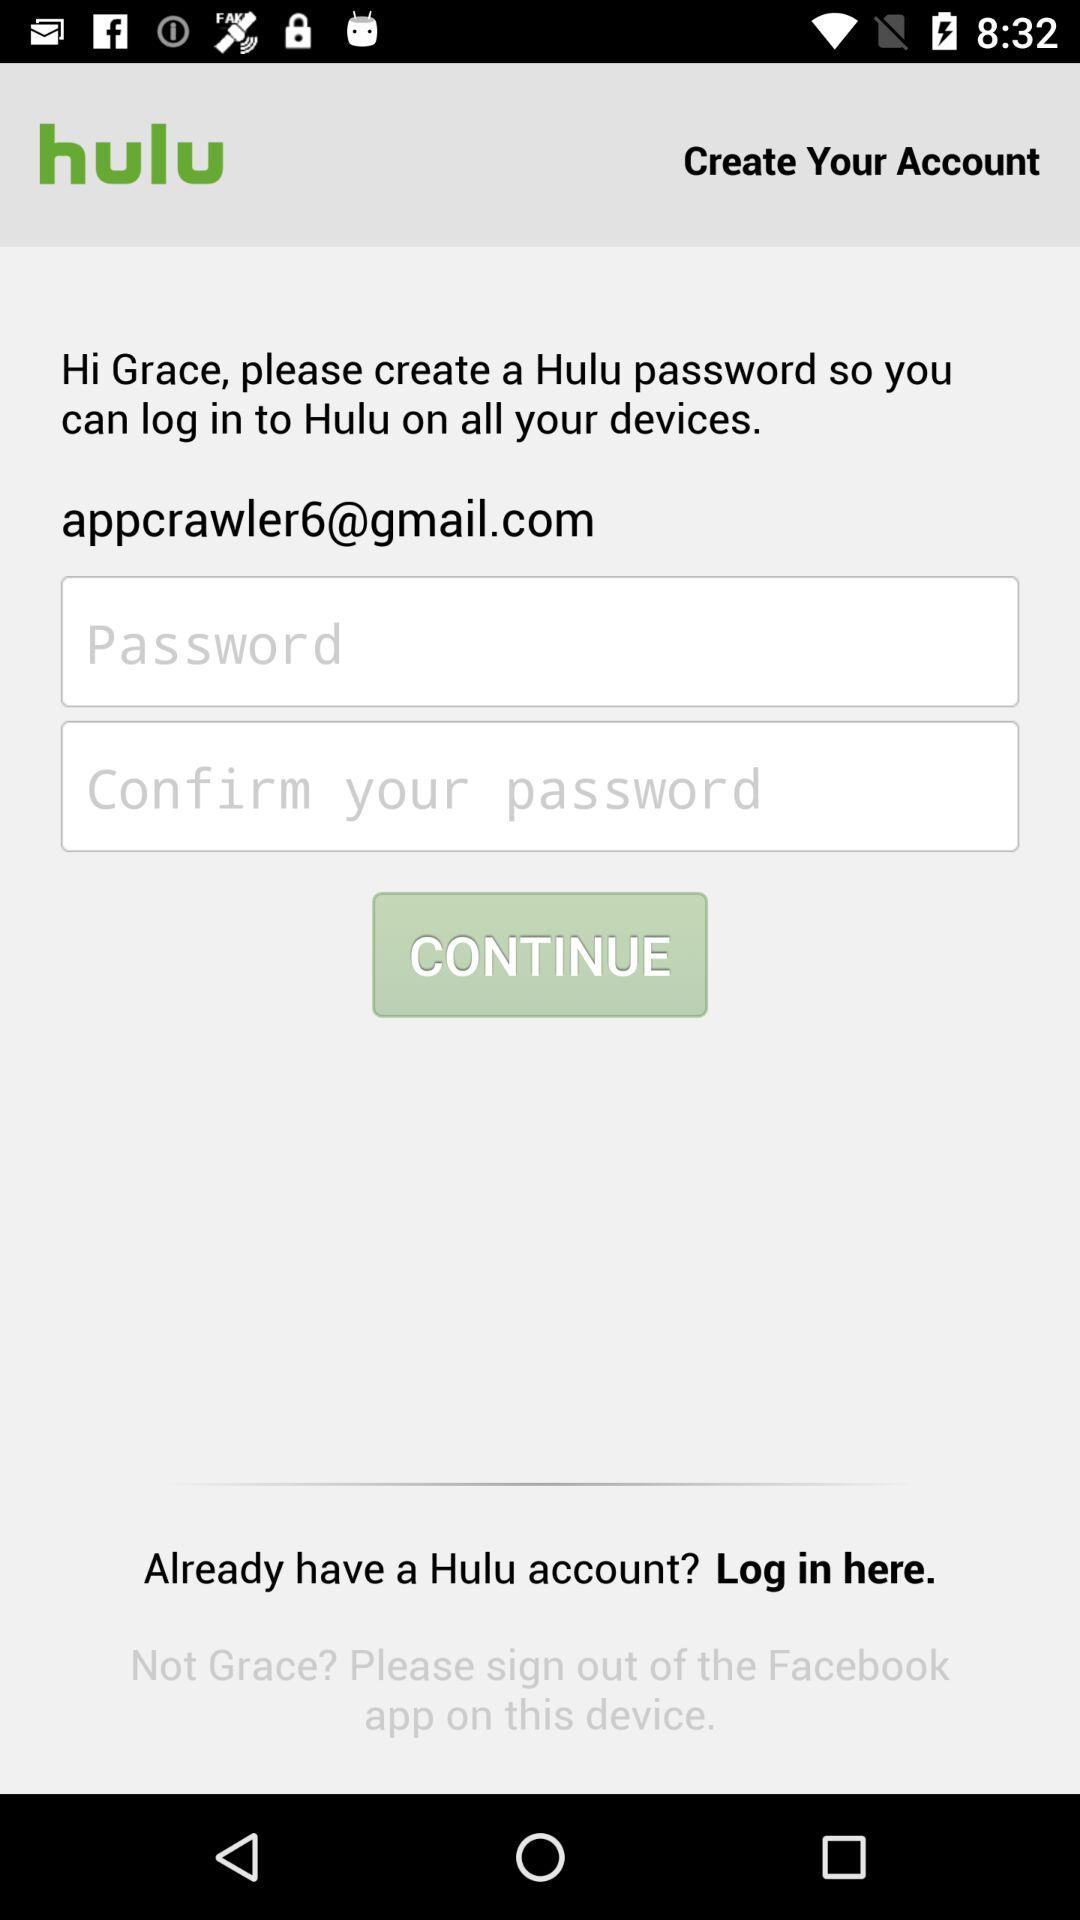 The height and width of the screenshot is (1920, 1080). I want to click on confirm password, so click(540, 785).